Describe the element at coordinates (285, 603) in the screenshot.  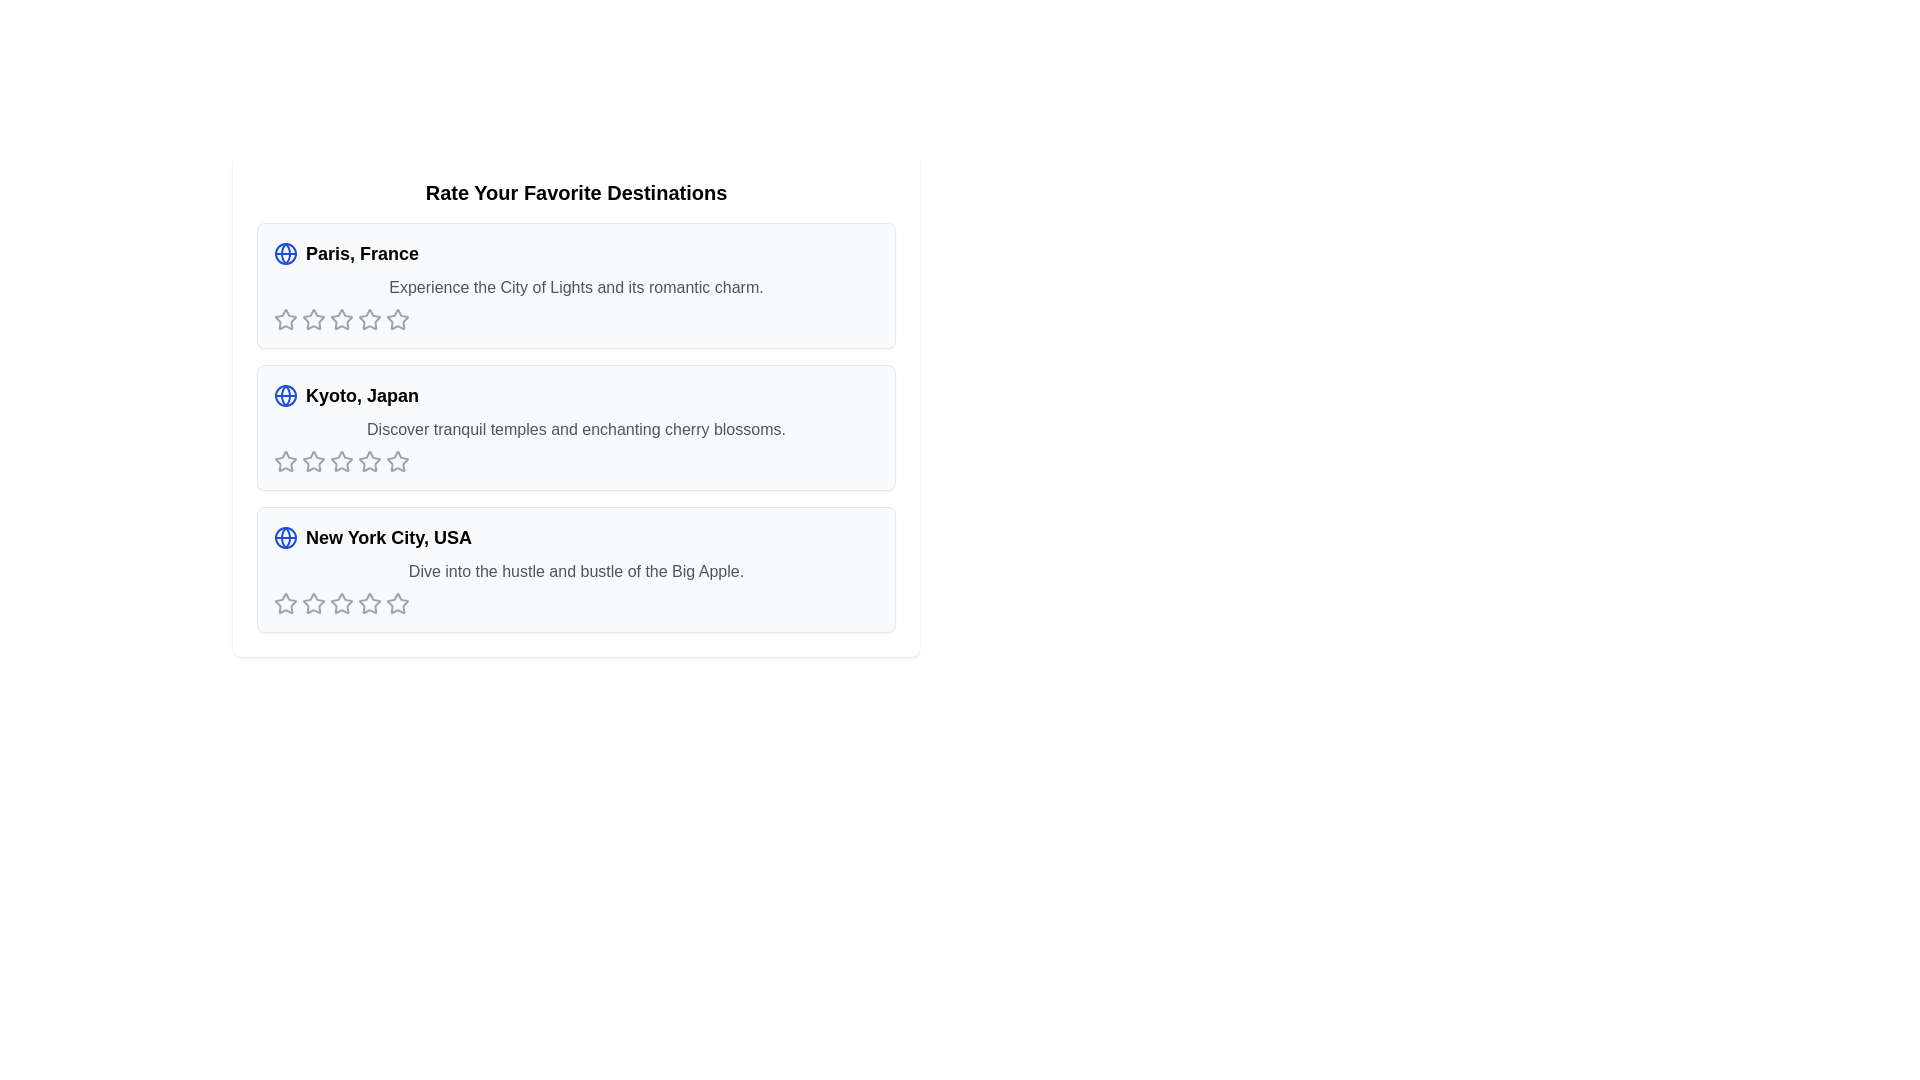
I see `the first gray star icon in the horizontal row of rating stars located under the 'New York City, USA' section` at that location.